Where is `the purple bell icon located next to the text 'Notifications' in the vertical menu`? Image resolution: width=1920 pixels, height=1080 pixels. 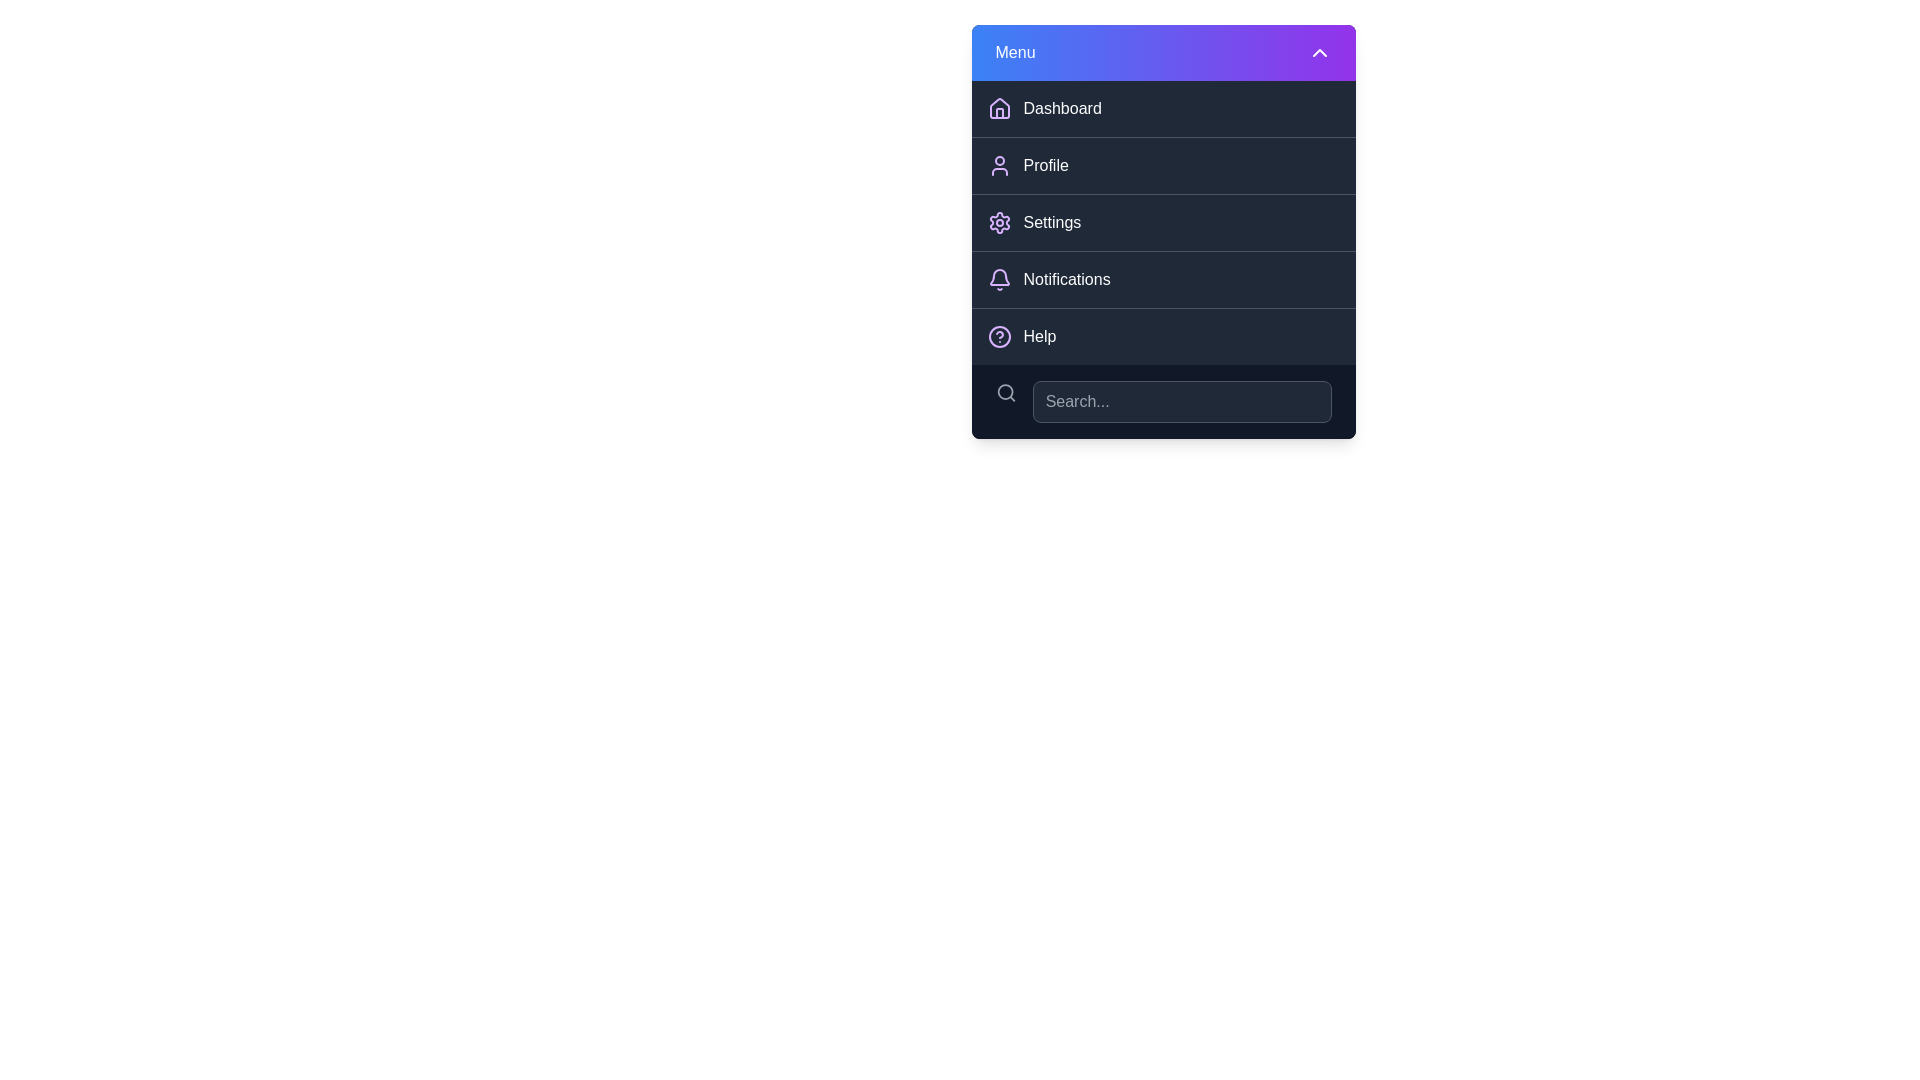 the purple bell icon located next to the text 'Notifications' in the vertical menu is located at coordinates (999, 280).